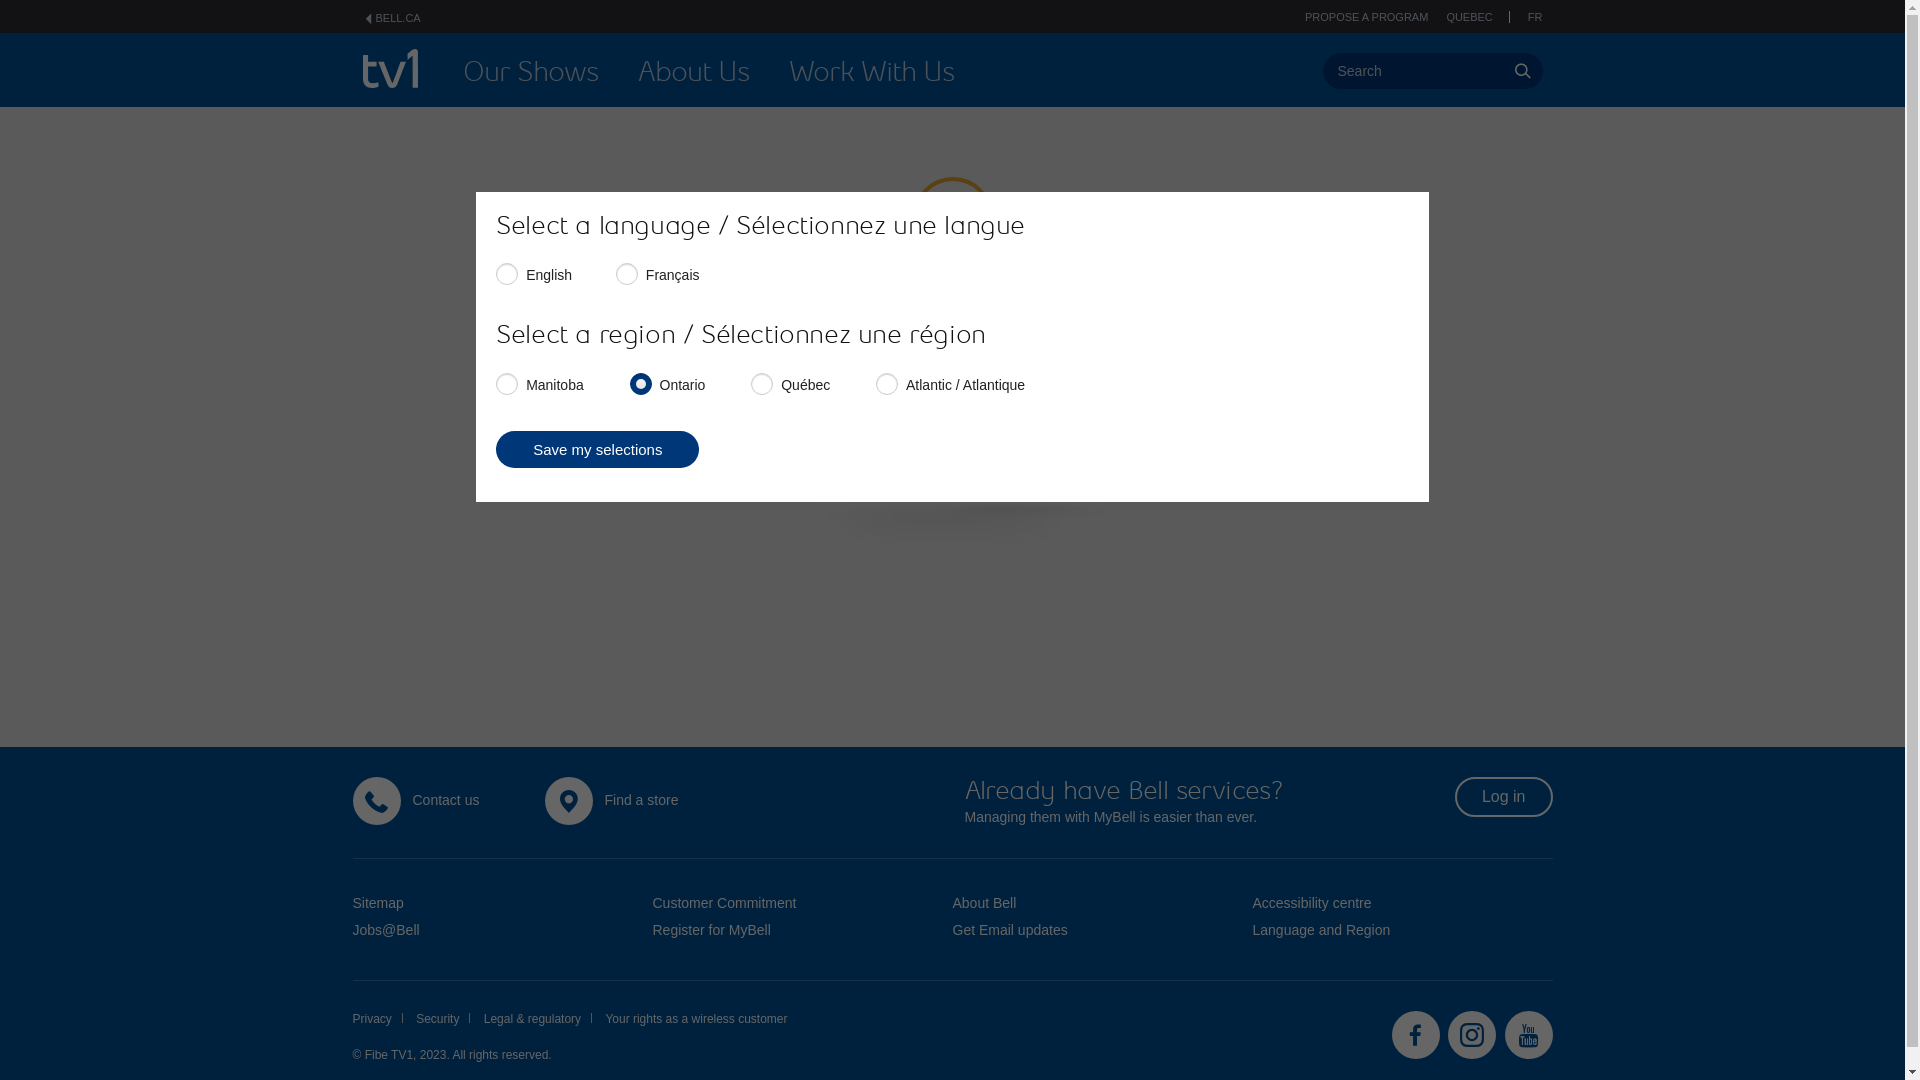  Describe the element at coordinates (710, 929) in the screenshot. I see `'Register for MyBell'` at that location.